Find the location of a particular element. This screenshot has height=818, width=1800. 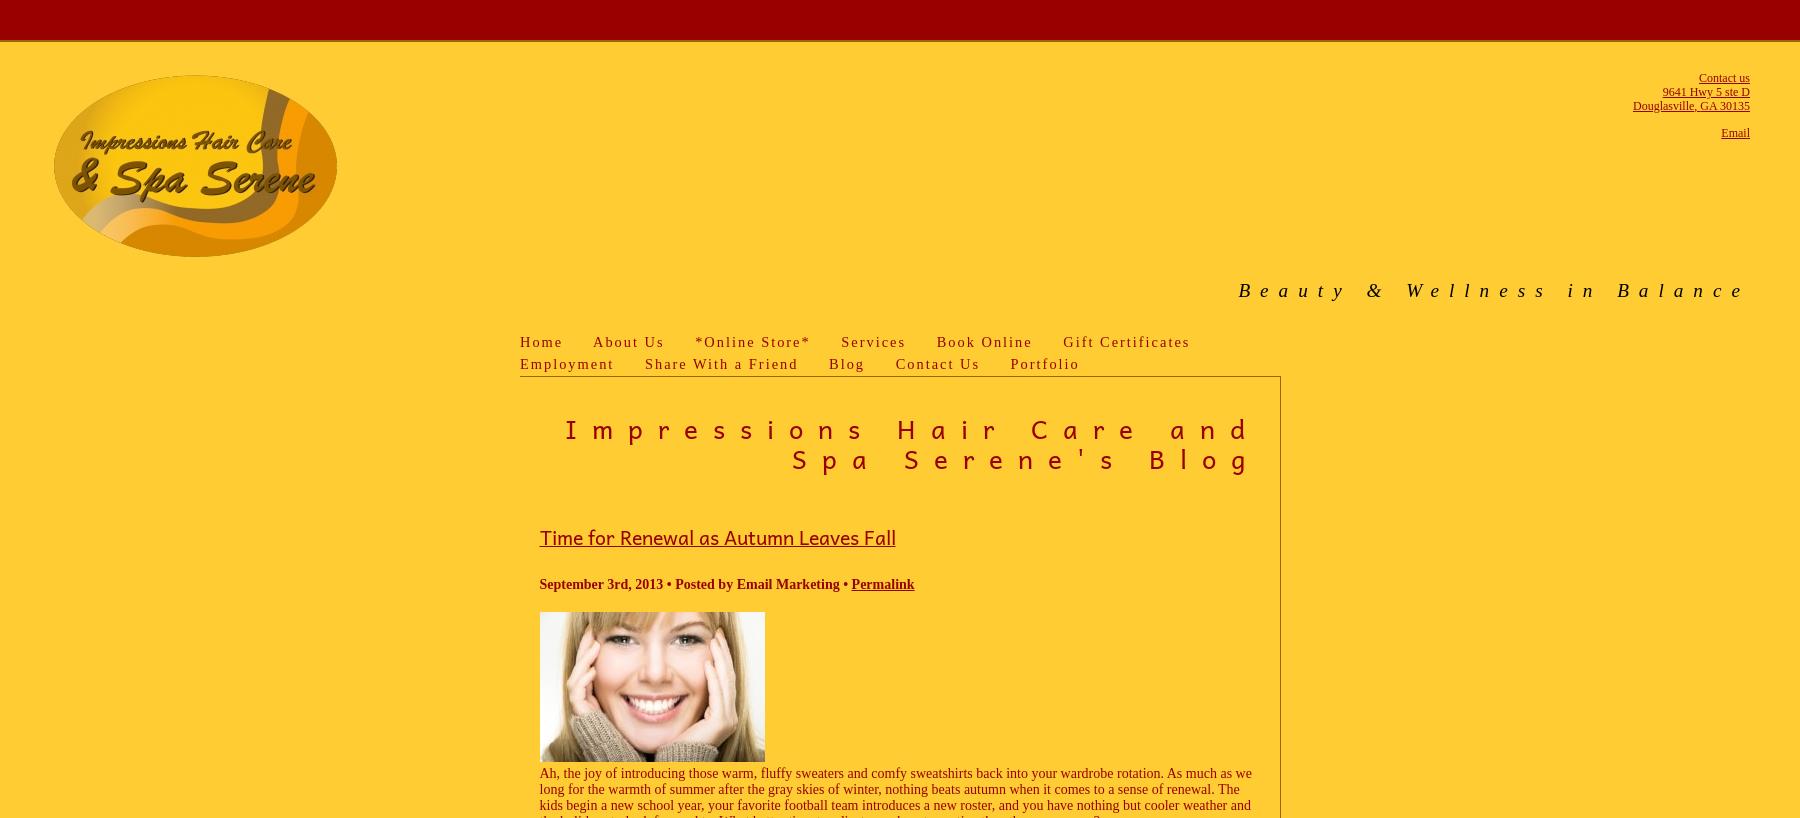

'September 3rd, 2013 • Posted by Email Marketing •' is located at coordinates (693, 583).